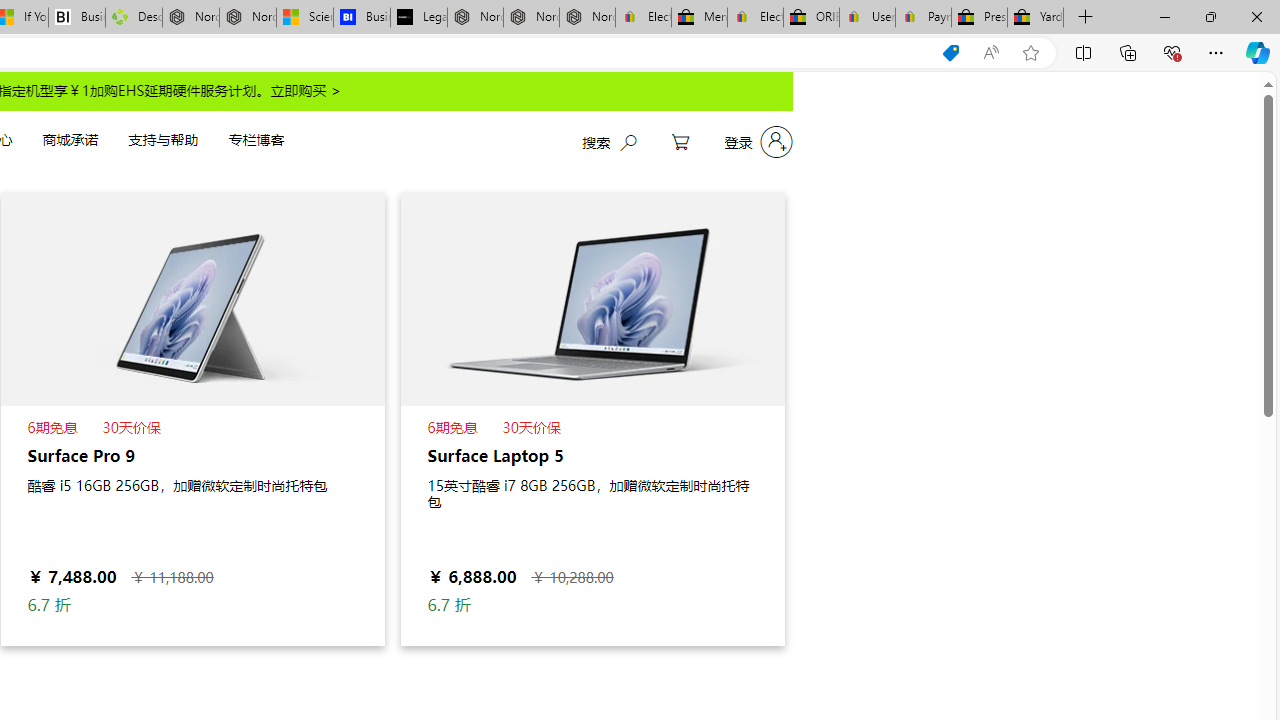 The width and height of the screenshot is (1280, 720). I want to click on 'User Privacy Notice | eBay', so click(867, 17).